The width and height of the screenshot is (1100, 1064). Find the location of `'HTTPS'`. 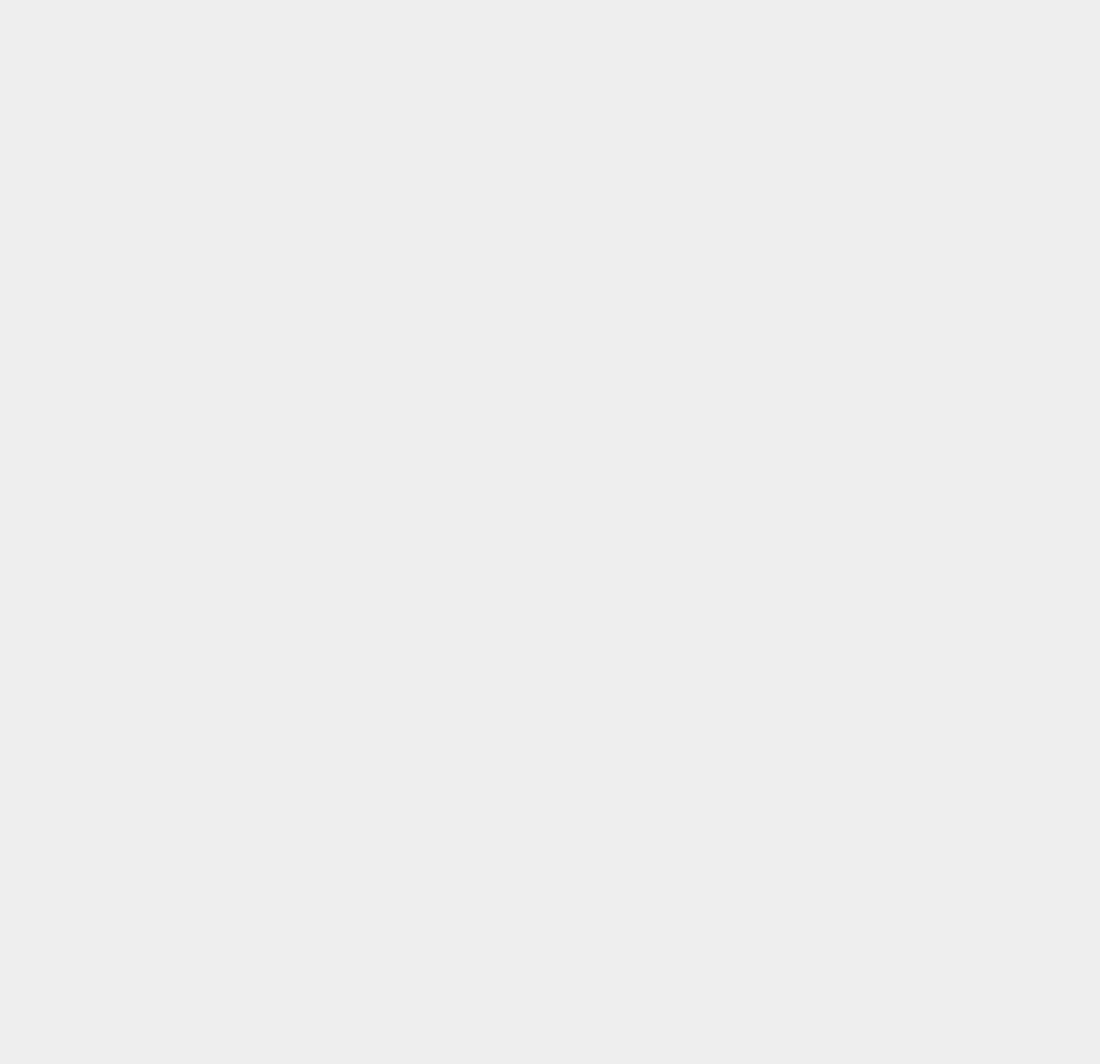

'HTTPS' is located at coordinates (799, 729).